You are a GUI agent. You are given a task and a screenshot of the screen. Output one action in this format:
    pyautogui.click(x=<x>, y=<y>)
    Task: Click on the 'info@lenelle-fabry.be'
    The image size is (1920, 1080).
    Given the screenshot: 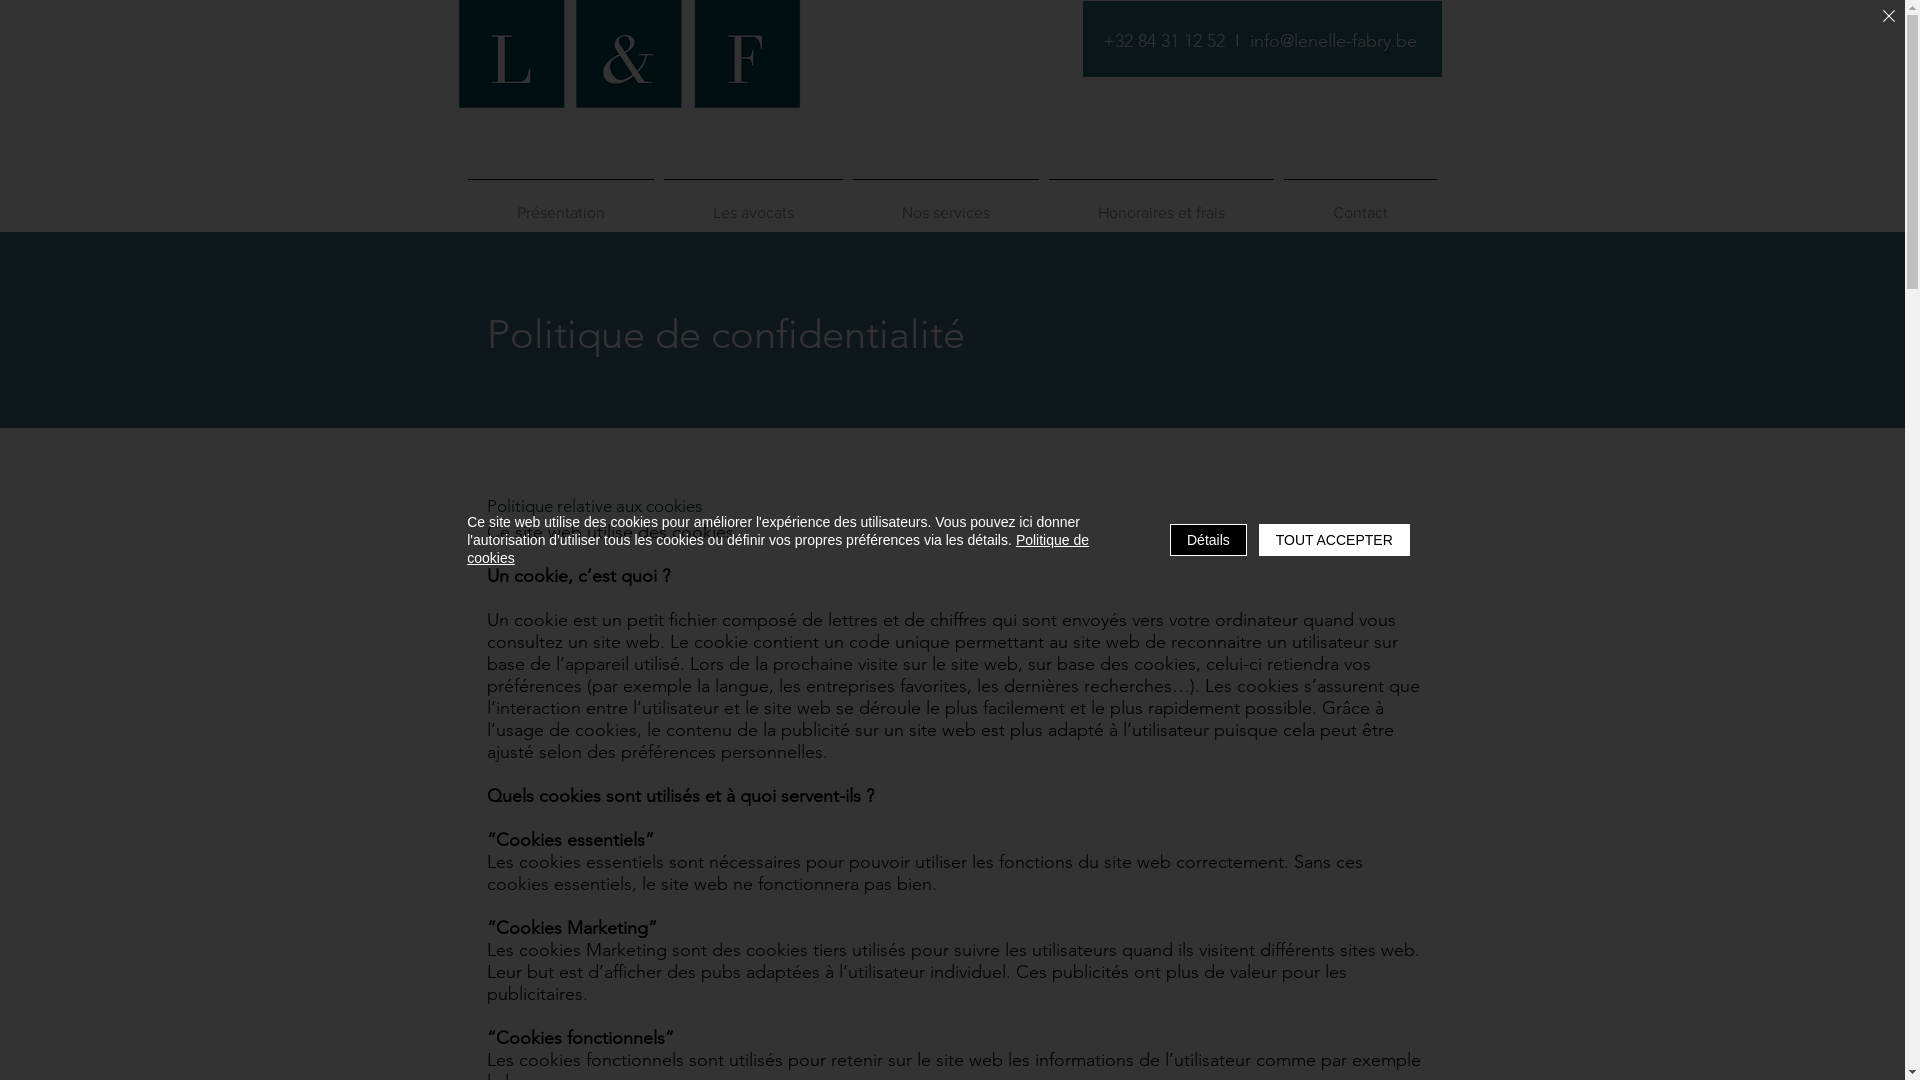 What is the action you would take?
    pyautogui.click(x=1333, y=41)
    